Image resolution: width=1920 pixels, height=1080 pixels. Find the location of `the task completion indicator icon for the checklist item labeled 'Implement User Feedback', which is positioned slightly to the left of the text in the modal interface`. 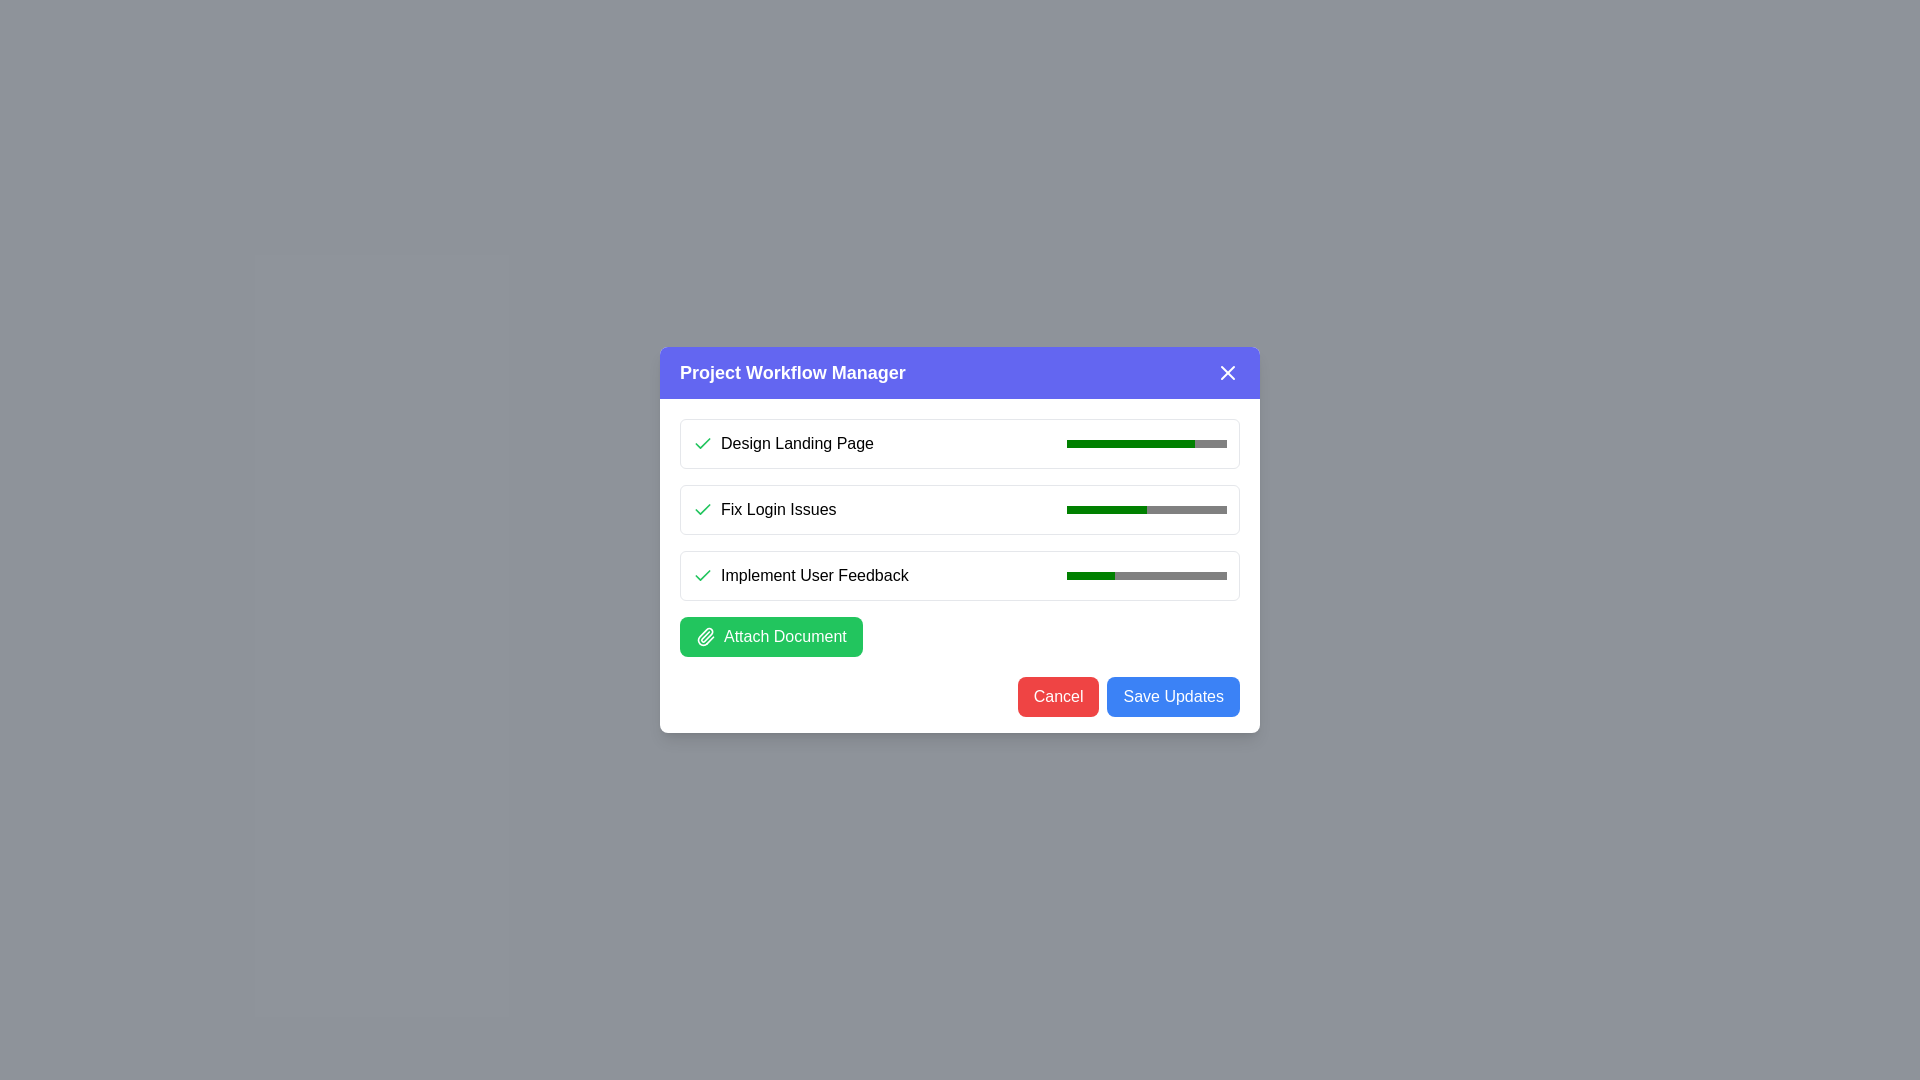

the task completion indicator icon for the checklist item labeled 'Implement User Feedback', which is positioned slightly to the left of the text in the modal interface is located at coordinates (702, 575).